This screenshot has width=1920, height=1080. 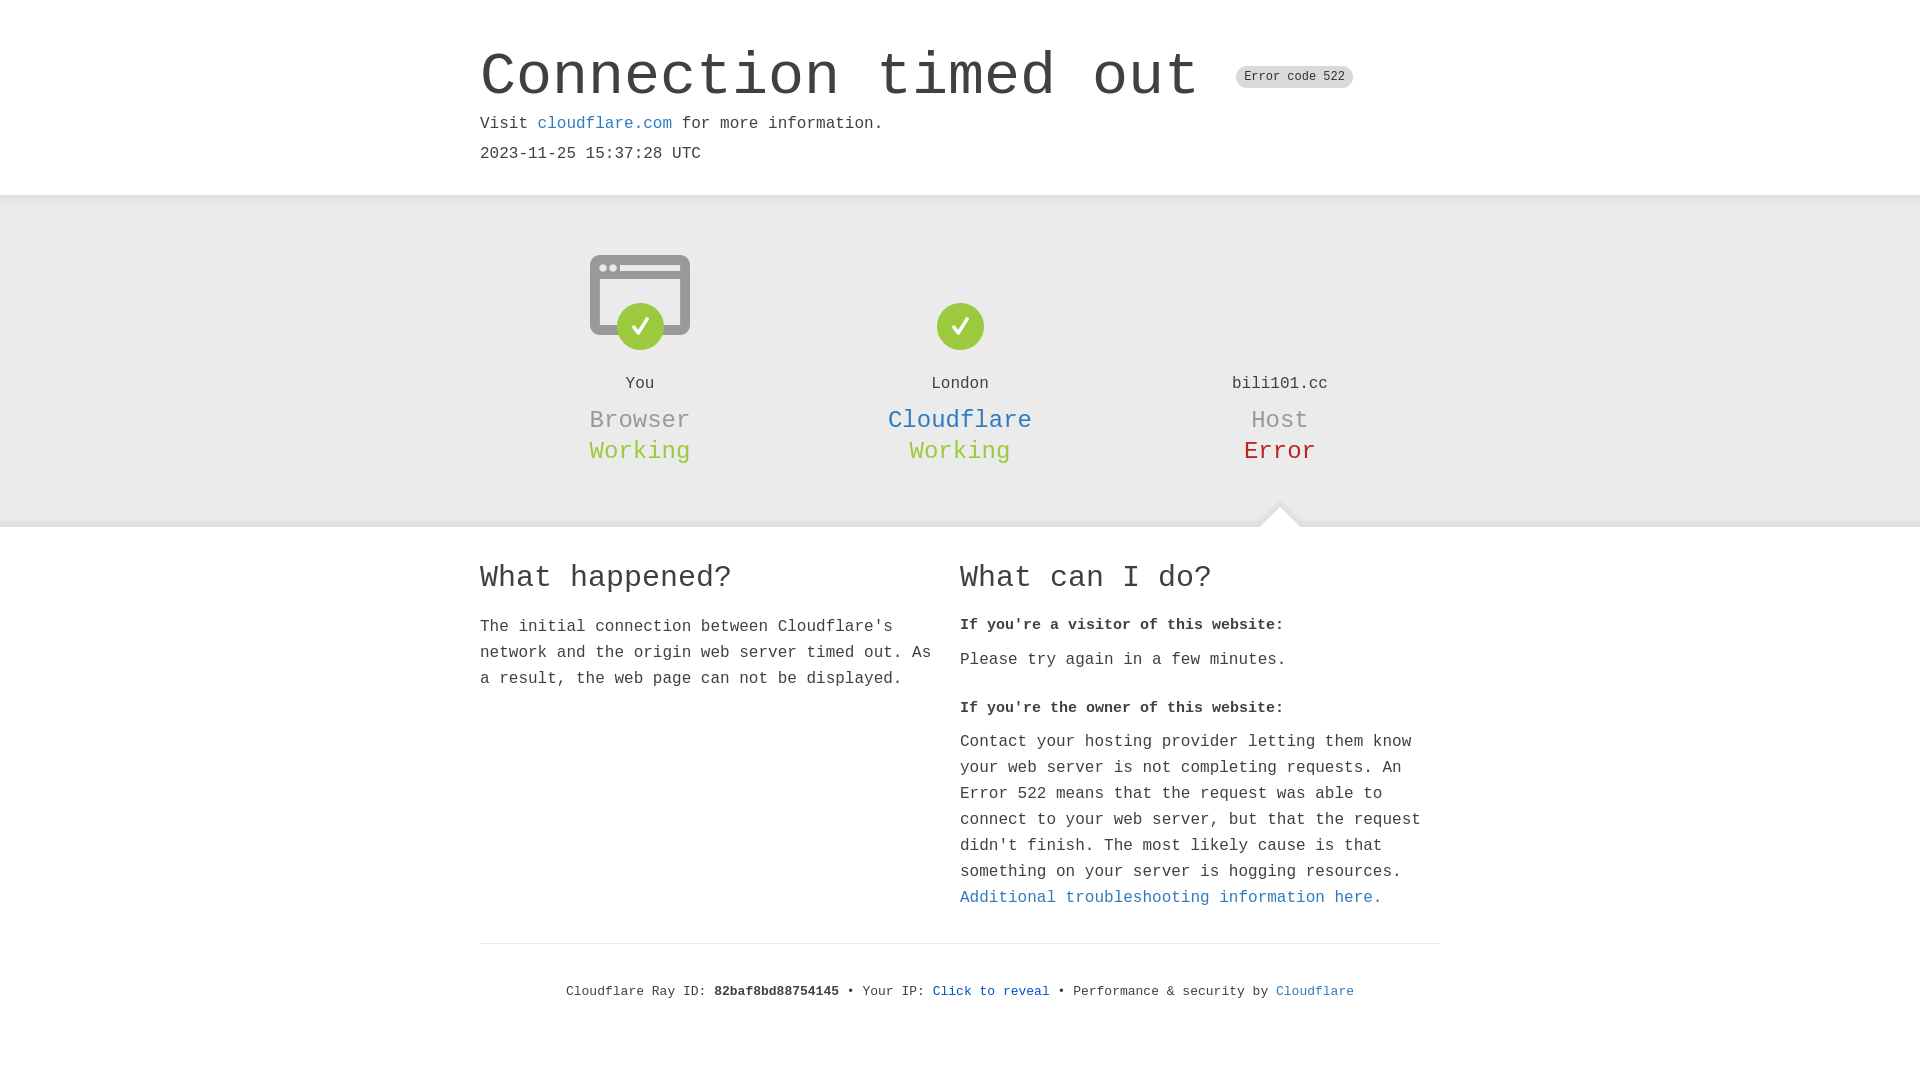 What do you see at coordinates (603, 123) in the screenshot?
I see `'cloudflare.com'` at bounding box center [603, 123].